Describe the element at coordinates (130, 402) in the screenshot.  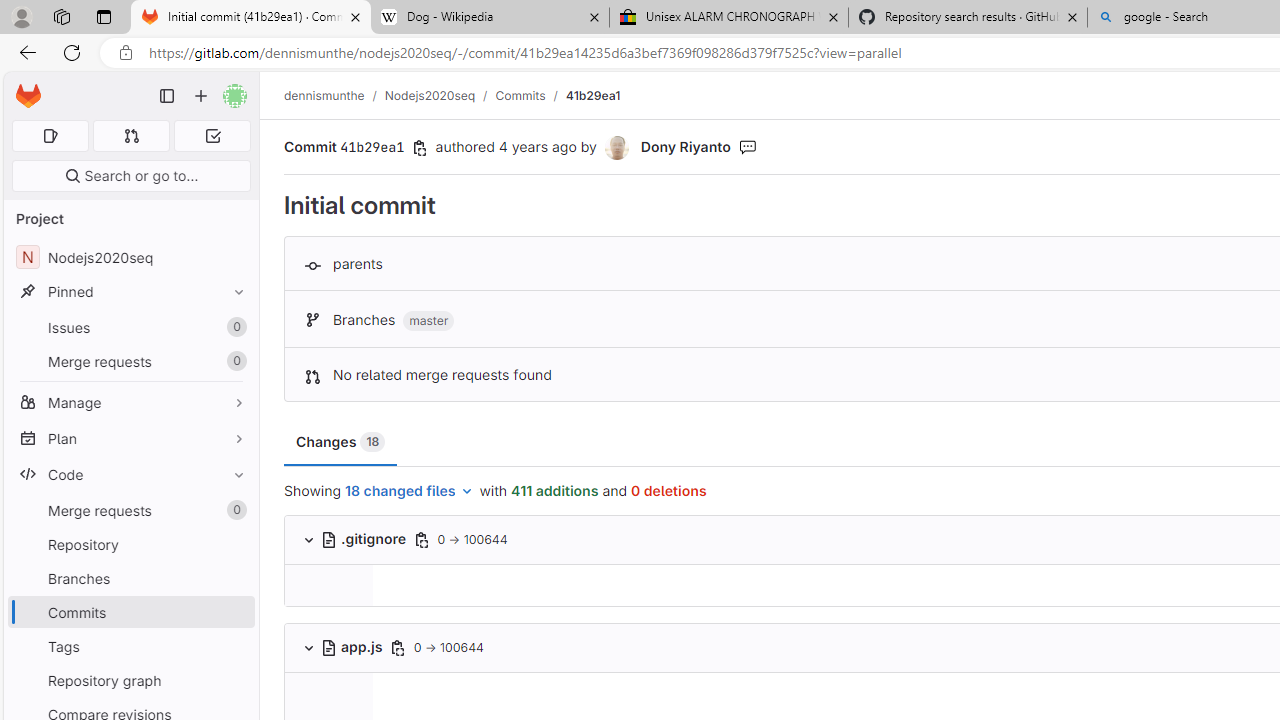
I see `'Manage'` at that location.